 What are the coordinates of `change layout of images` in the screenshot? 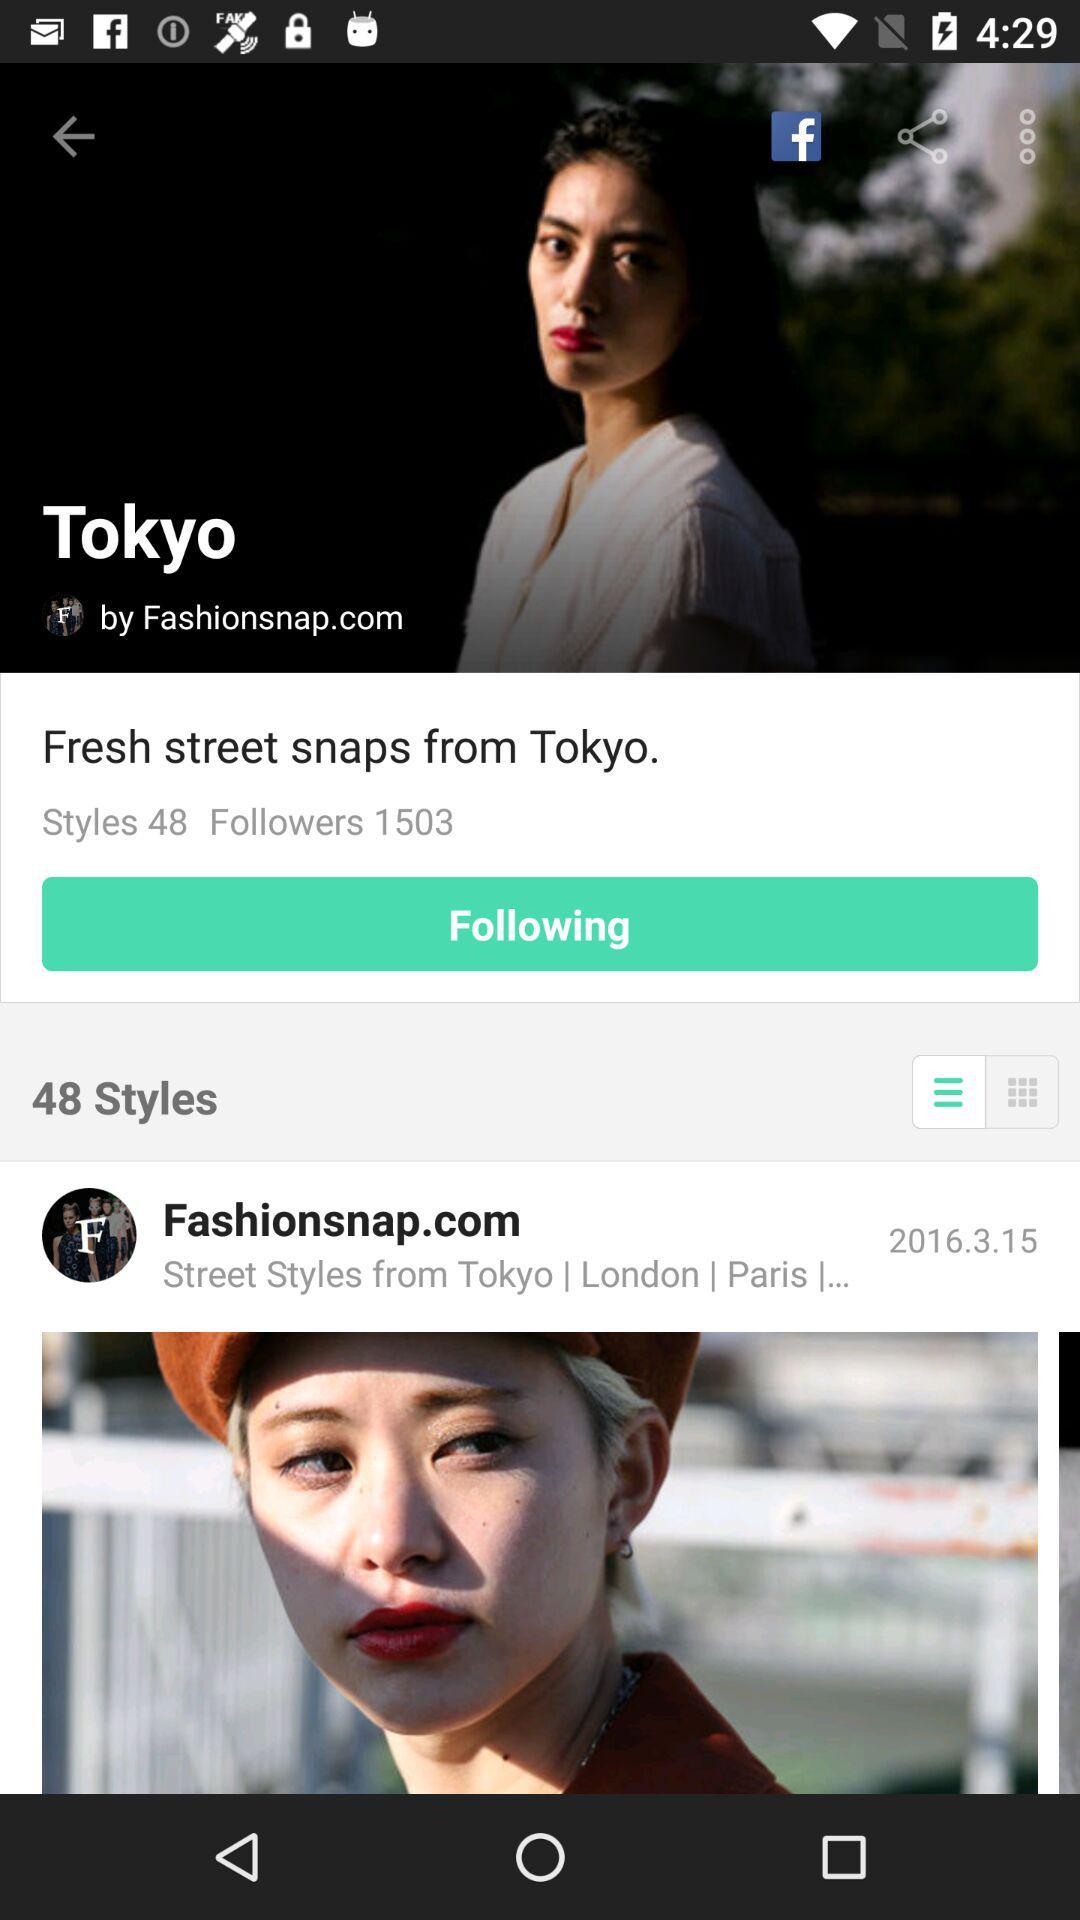 It's located at (1022, 1090).